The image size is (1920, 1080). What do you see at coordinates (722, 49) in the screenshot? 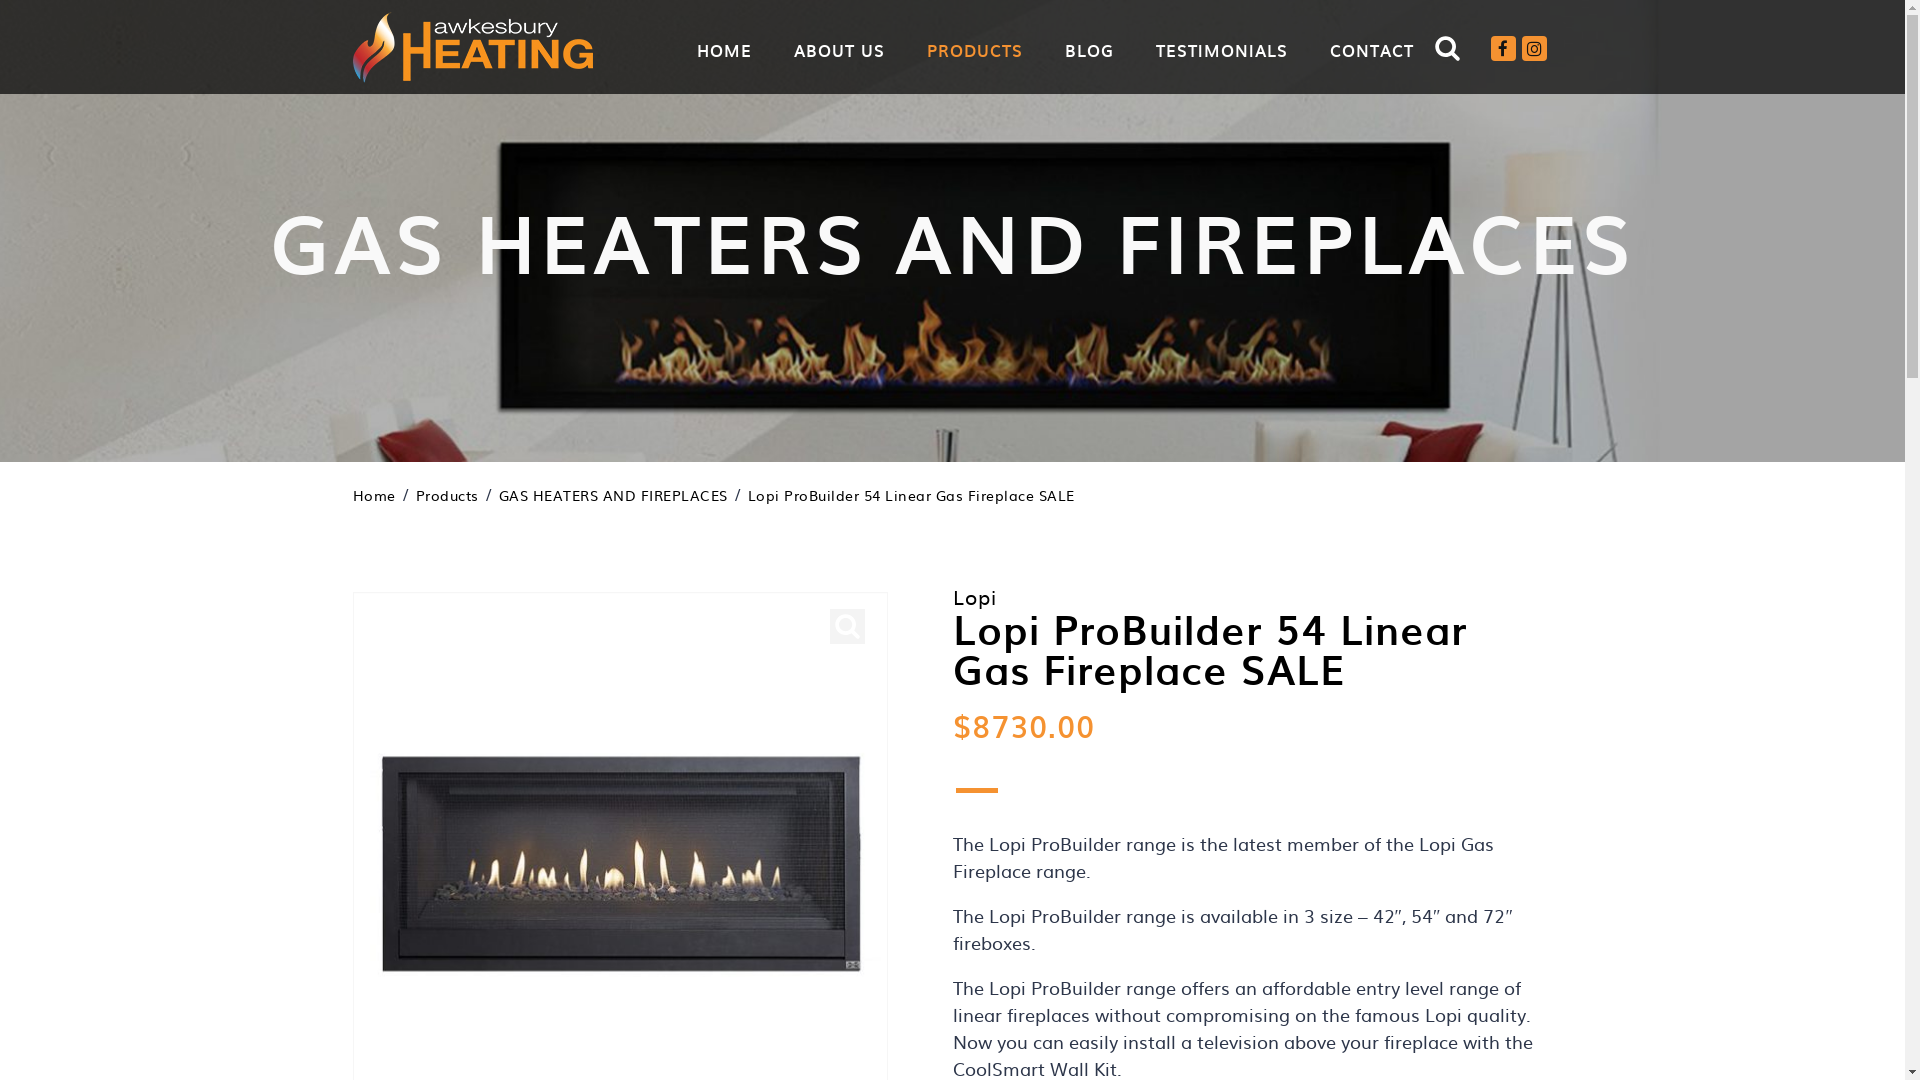
I see `'HOME'` at bounding box center [722, 49].